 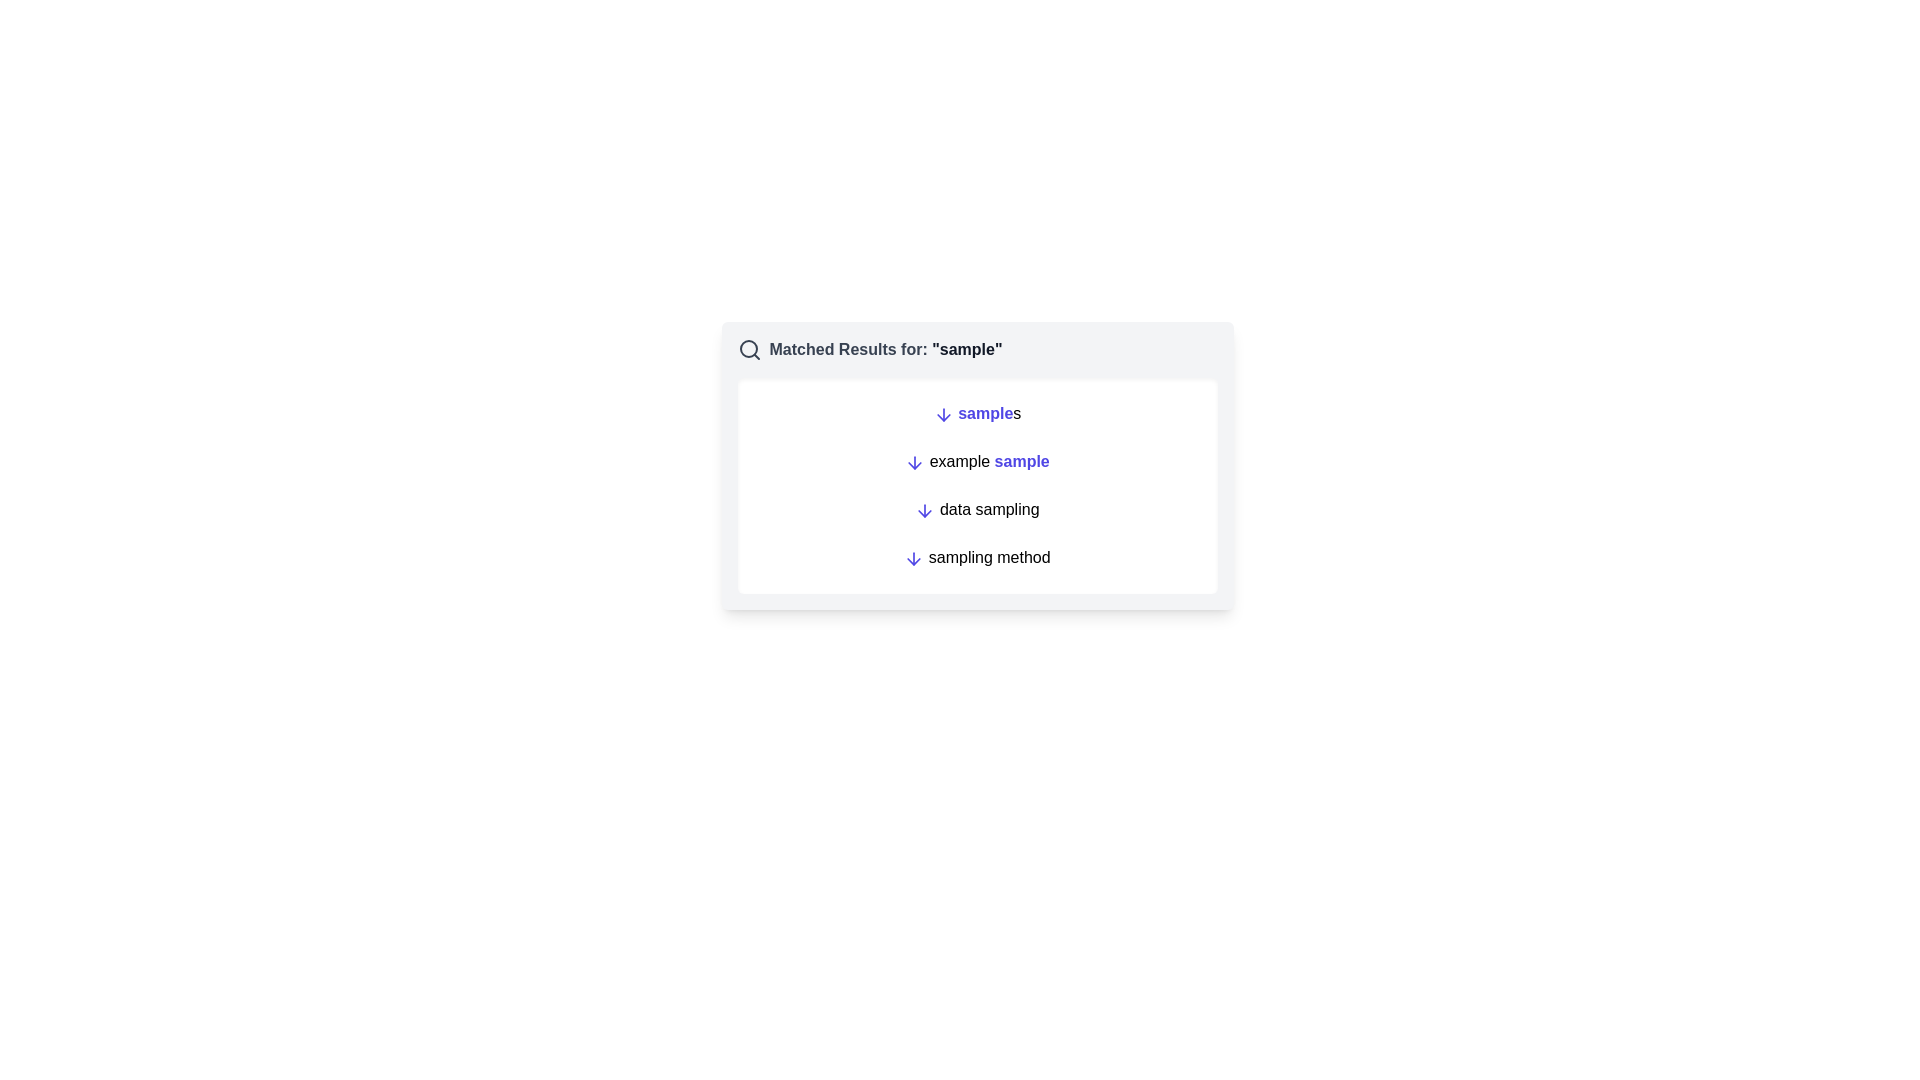 What do you see at coordinates (985, 412) in the screenshot?
I see `the text label displaying the word 'sample', which is bold and indigo, located to the right of an arrow icon` at bounding box center [985, 412].